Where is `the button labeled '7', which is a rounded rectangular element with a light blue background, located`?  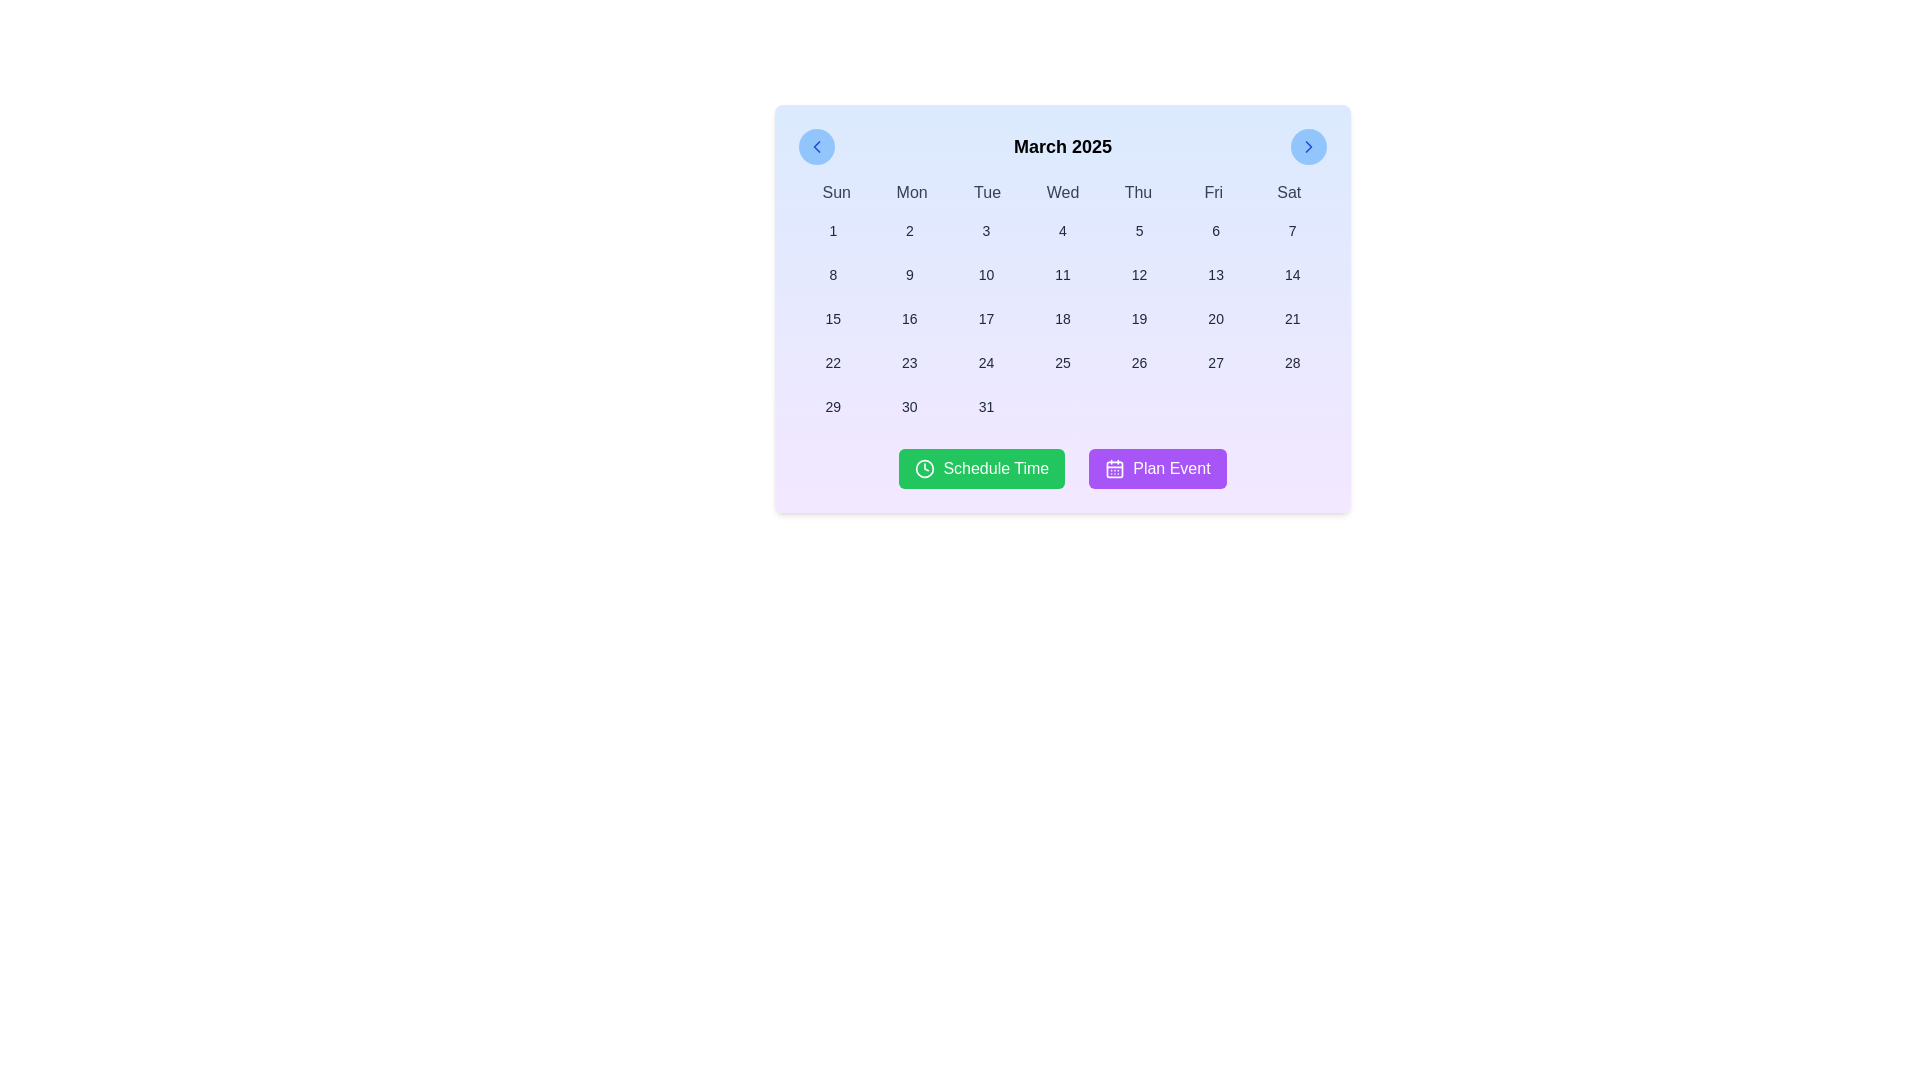 the button labeled '7', which is a rounded rectangular element with a light blue background, located is located at coordinates (1292, 230).